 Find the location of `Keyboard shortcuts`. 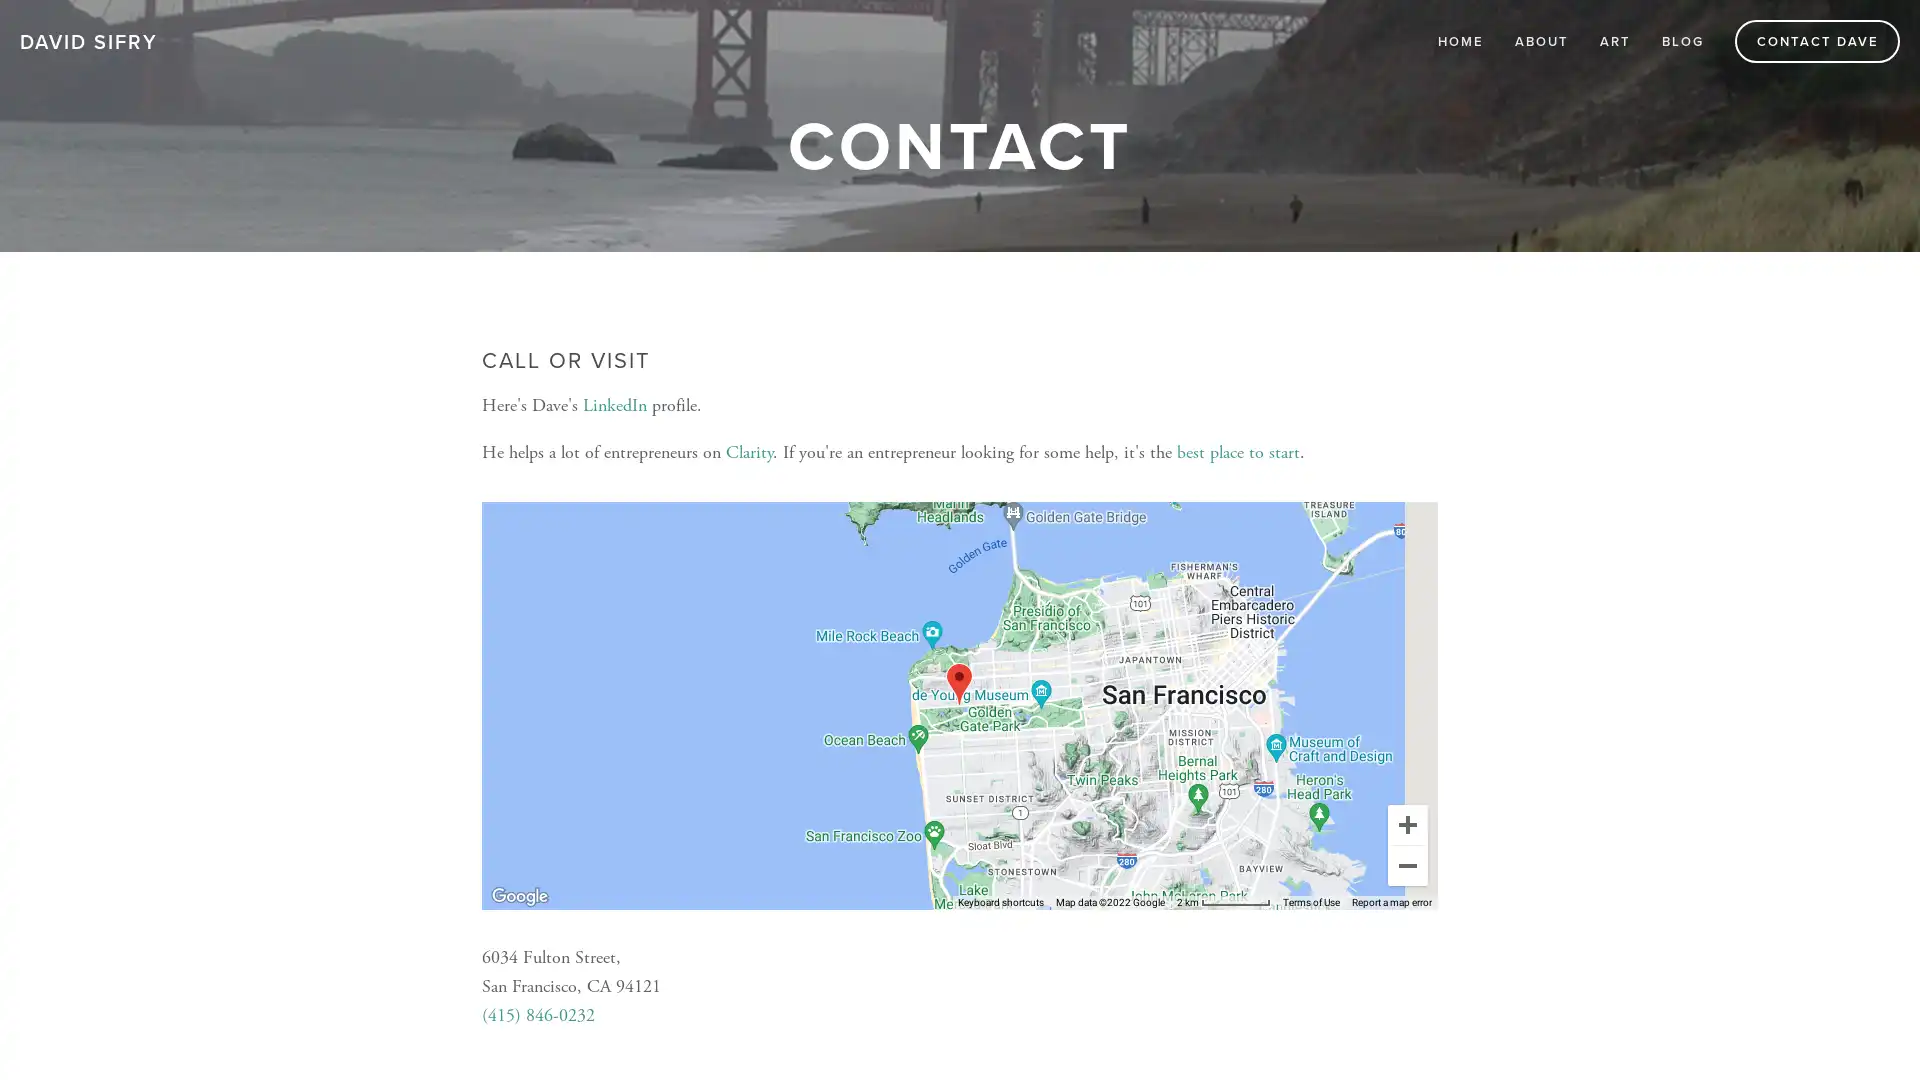

Keyboard shortcuts is located at coordinates (1001, 902).